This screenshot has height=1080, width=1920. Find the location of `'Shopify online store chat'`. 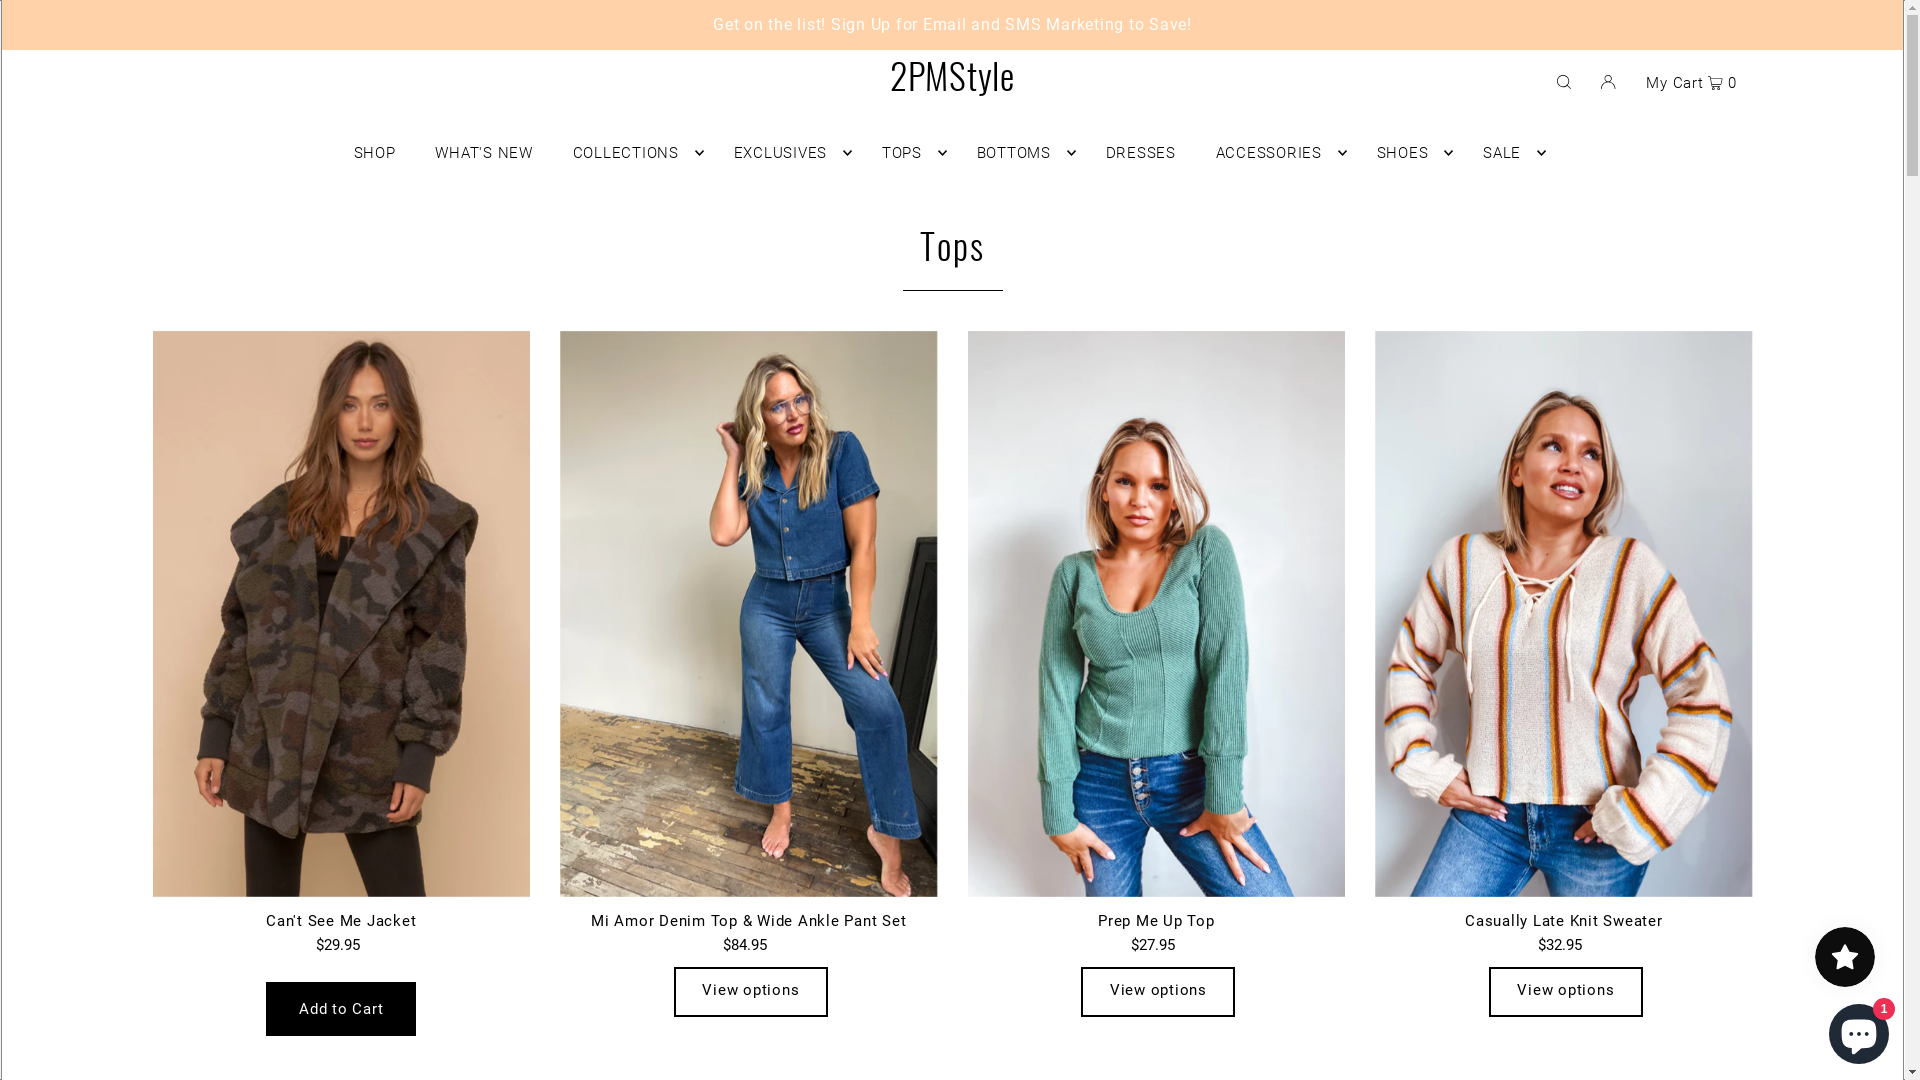

'Shopify online store chat' is located at coordinates (1823, 1029).